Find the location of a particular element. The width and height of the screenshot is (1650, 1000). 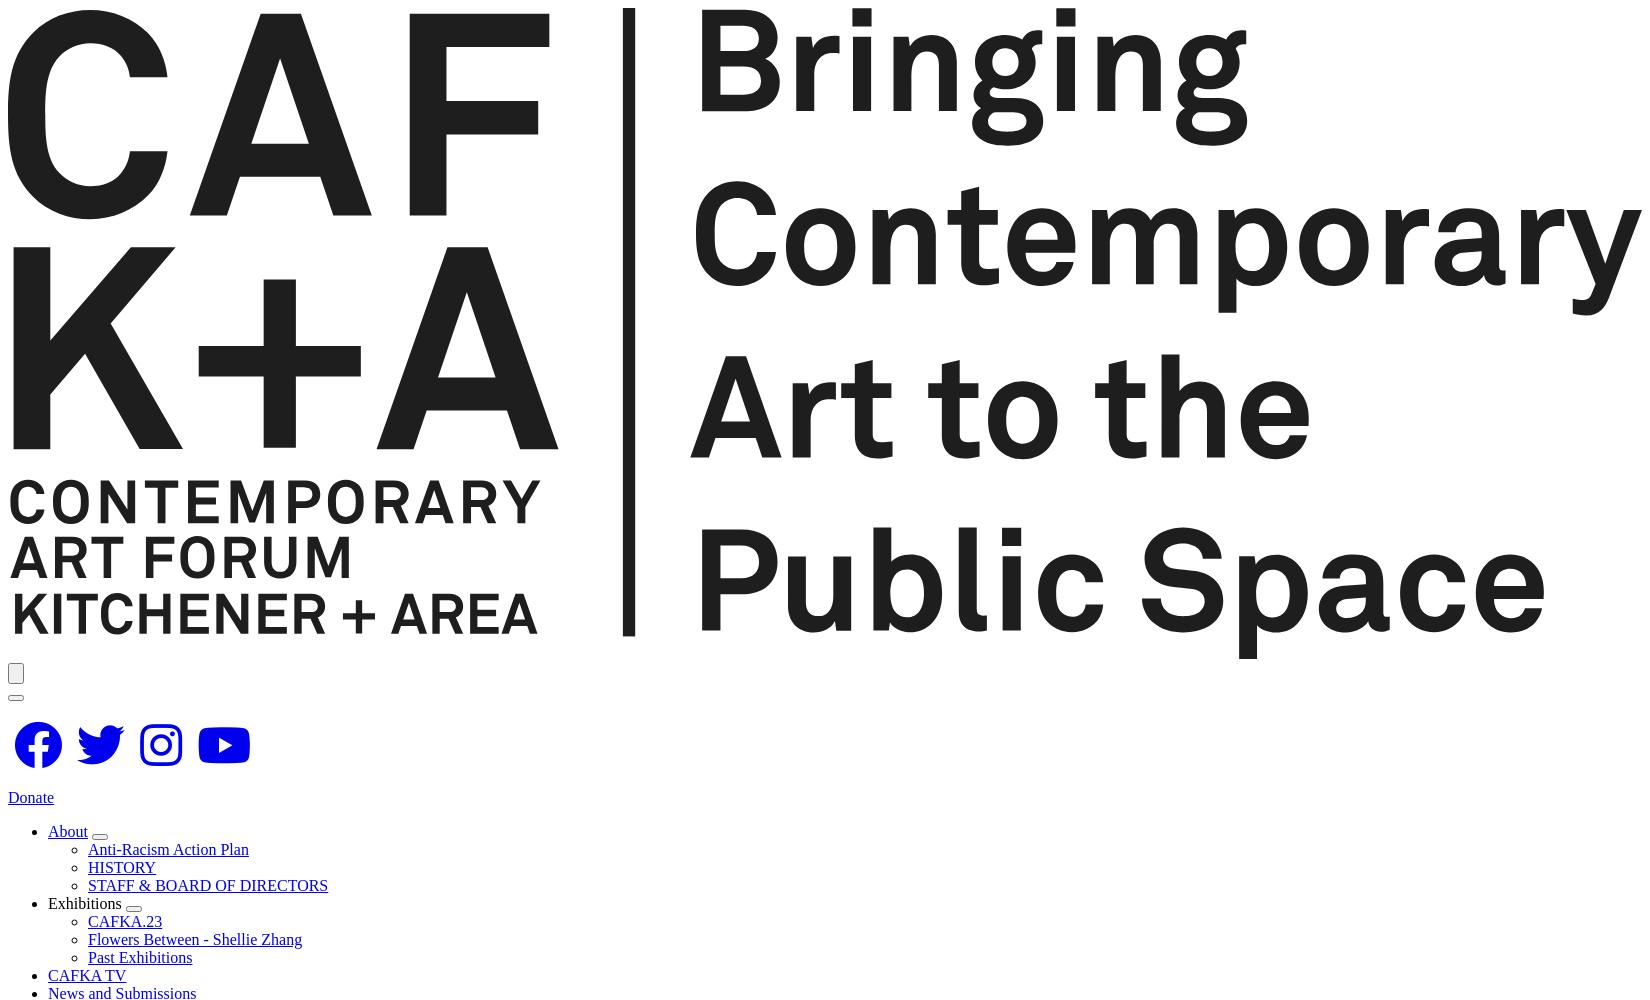

'CAFKA TV' is located at coordinates (86, 973).